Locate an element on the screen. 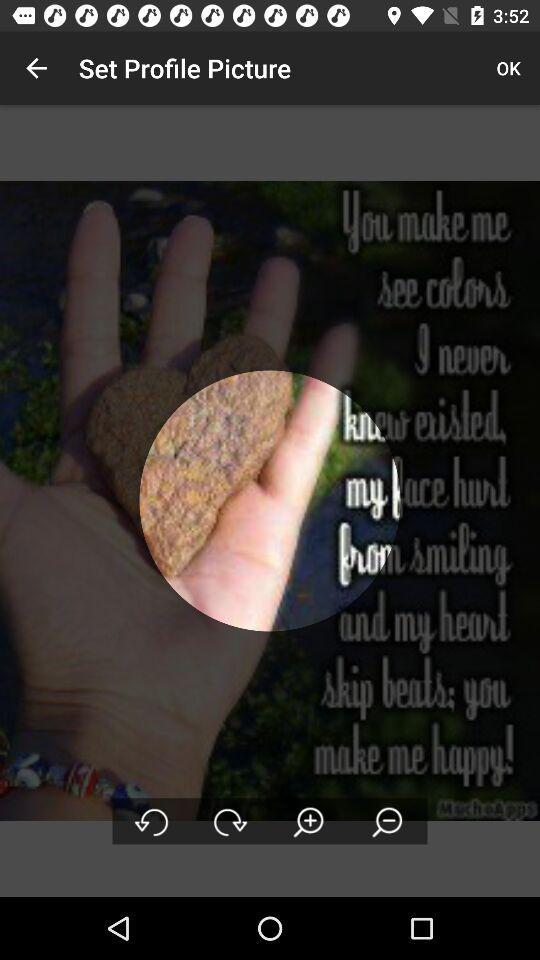 The image size is (540, 960). icon at the top right corner is located at coordinates (508, 68).